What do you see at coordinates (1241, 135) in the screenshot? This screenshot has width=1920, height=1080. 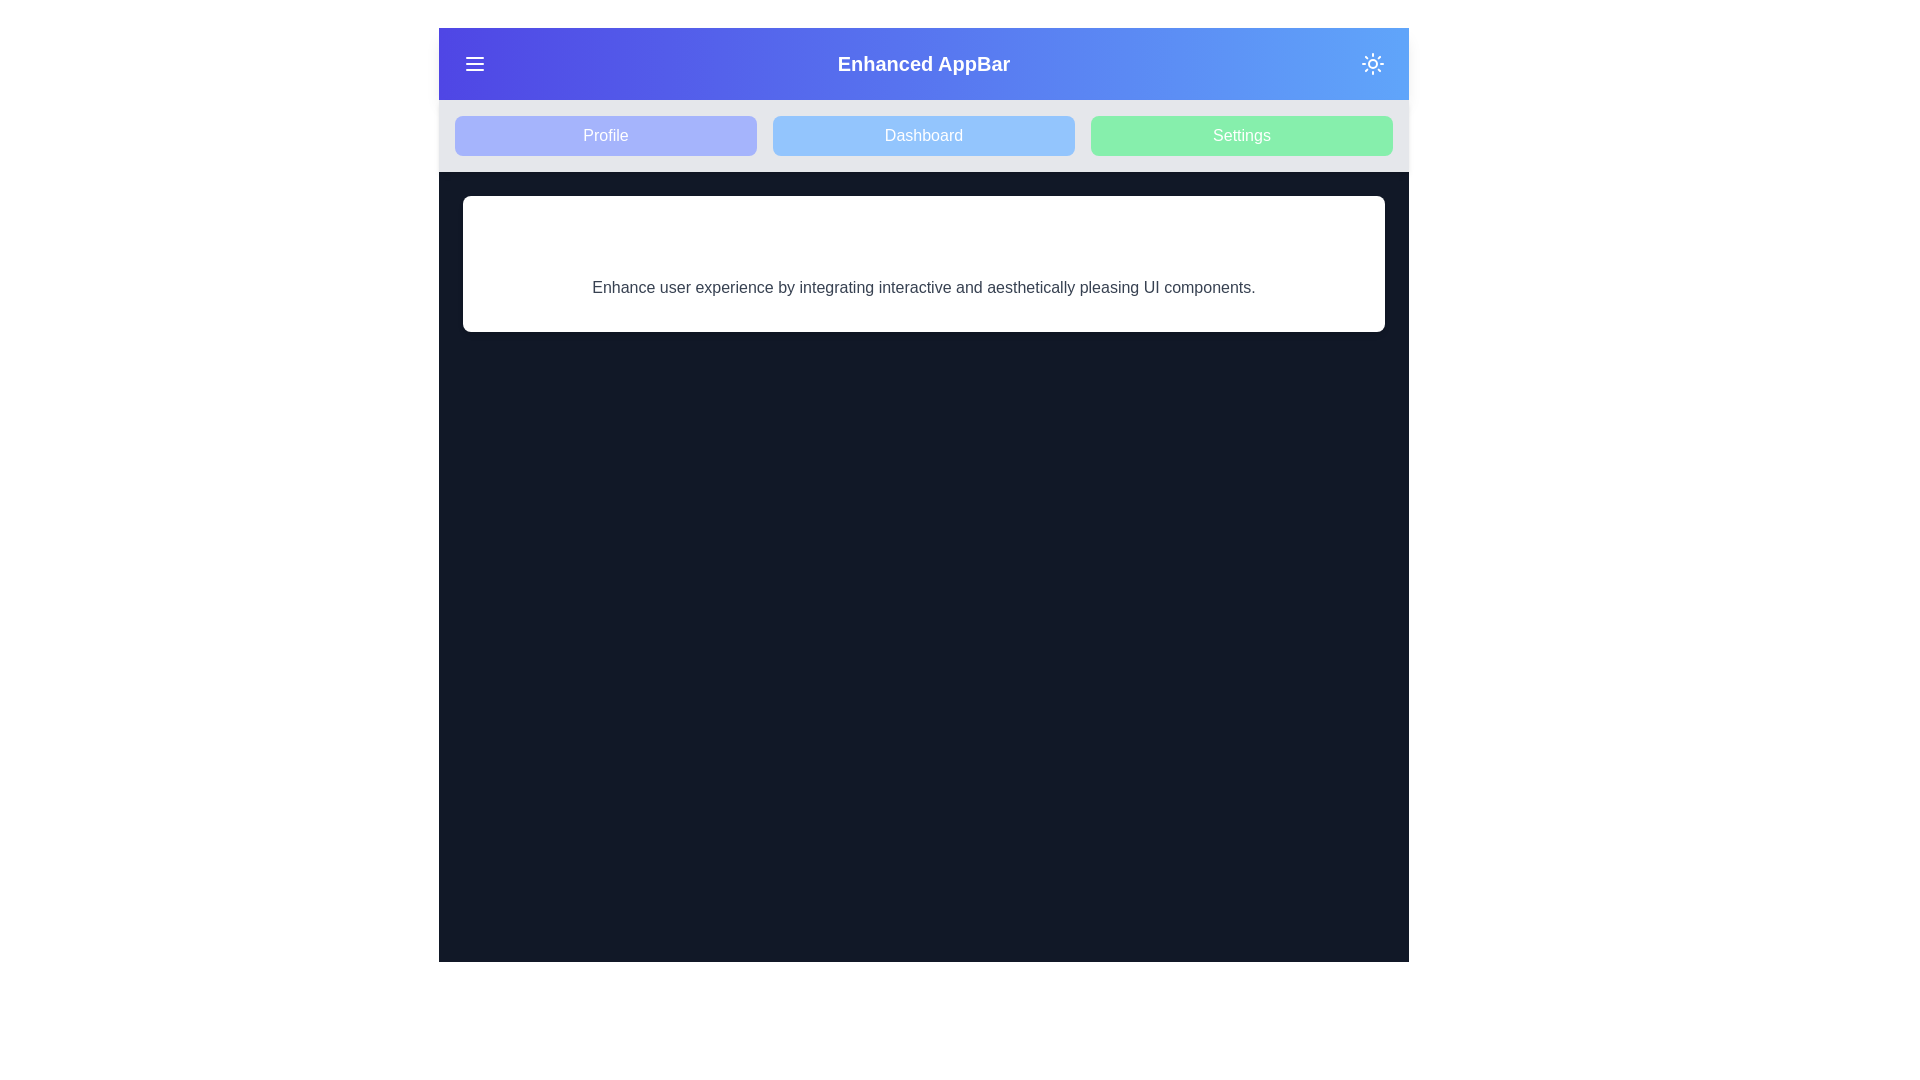 I see `the navigation item Settings` at bounding box center [1241, 135].